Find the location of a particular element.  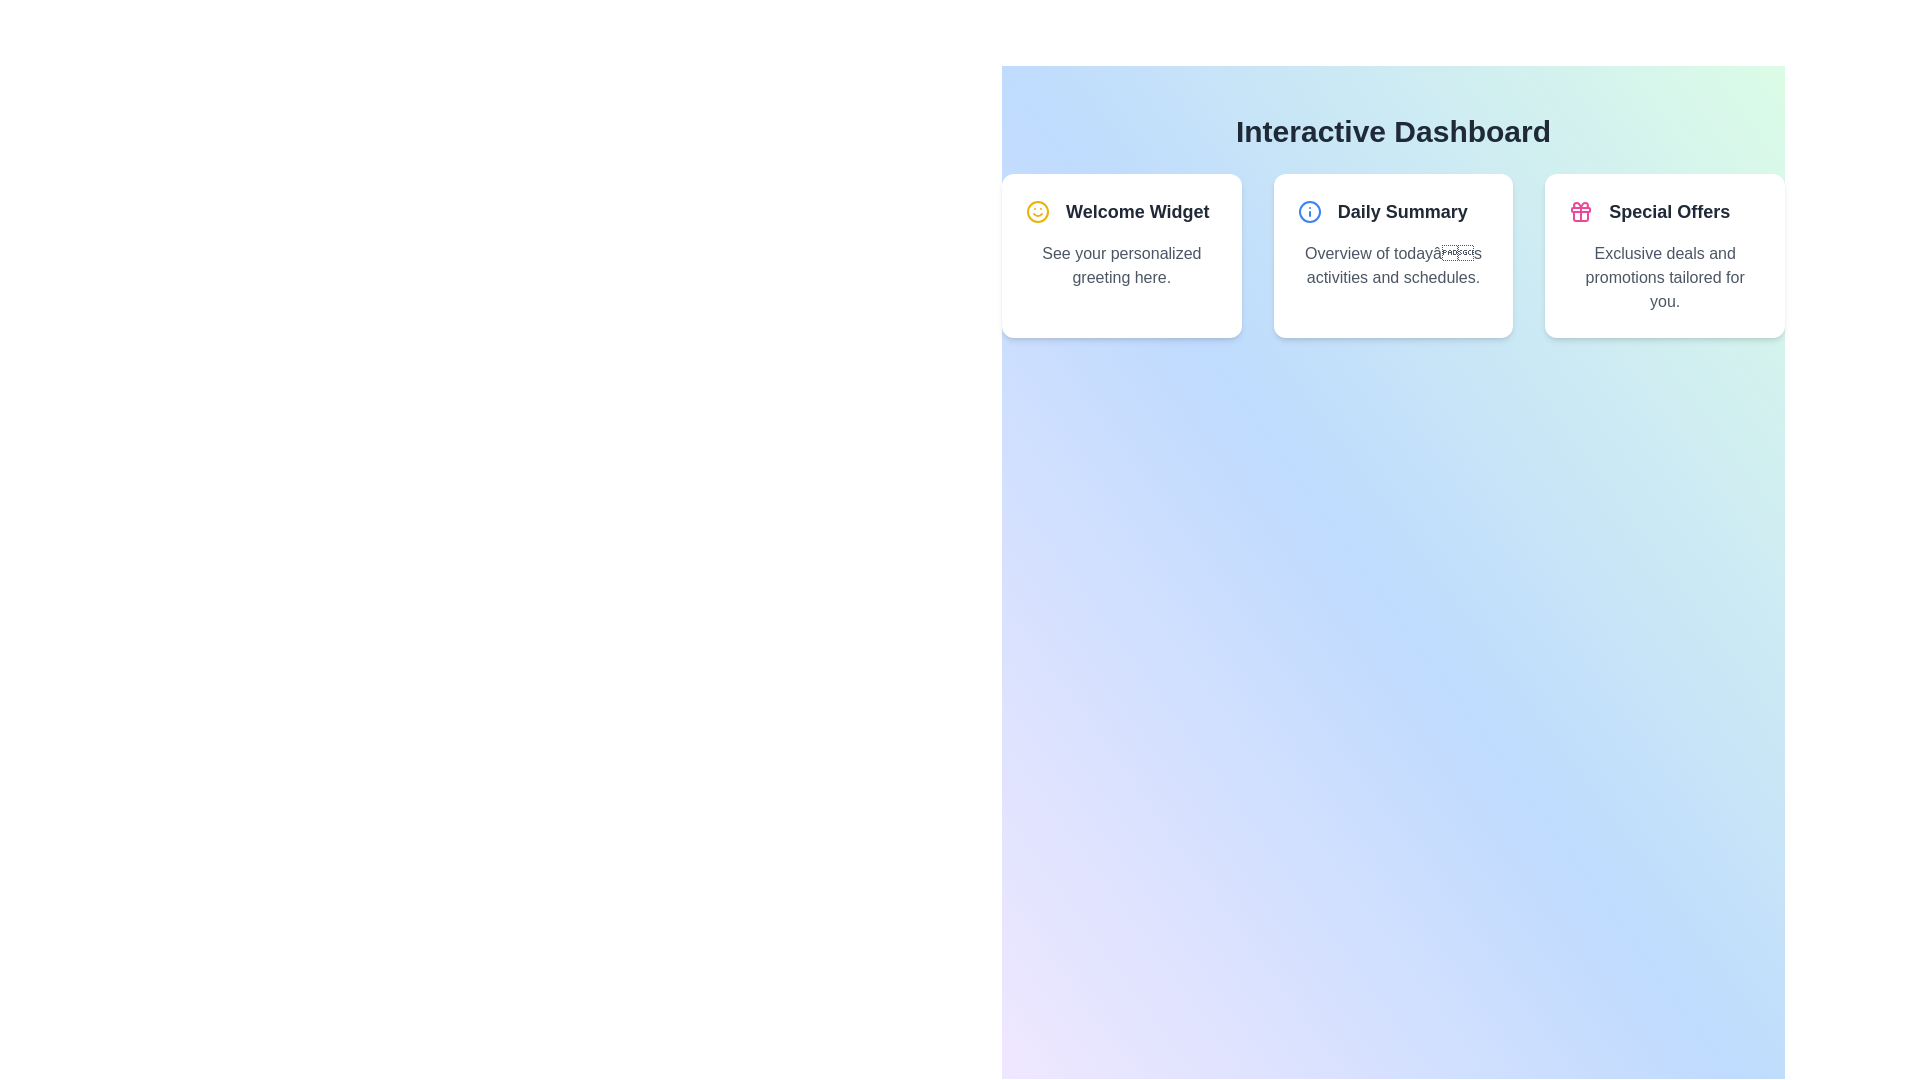

greeting message from the informational card located at the top-left corner of the interface, which is the first card in a grid layout is located at coordinates (1121, 254).